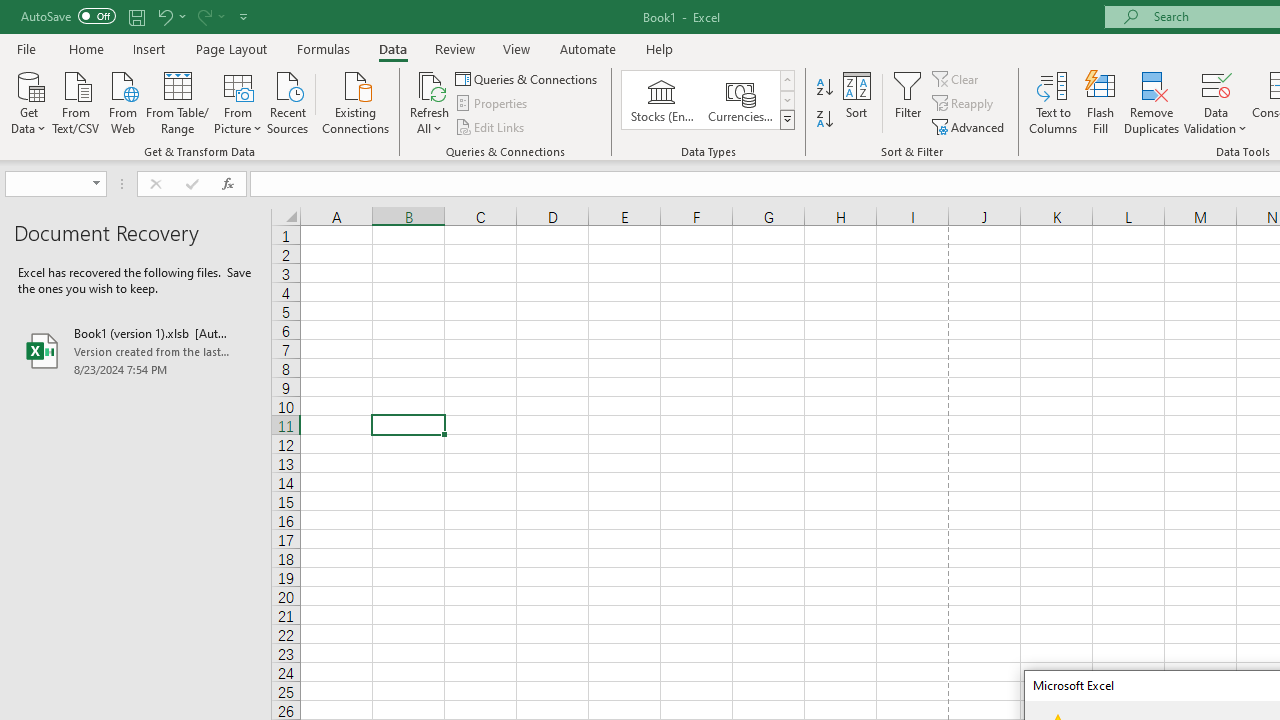  I want to click on 'Name Box', so click(56, 183).